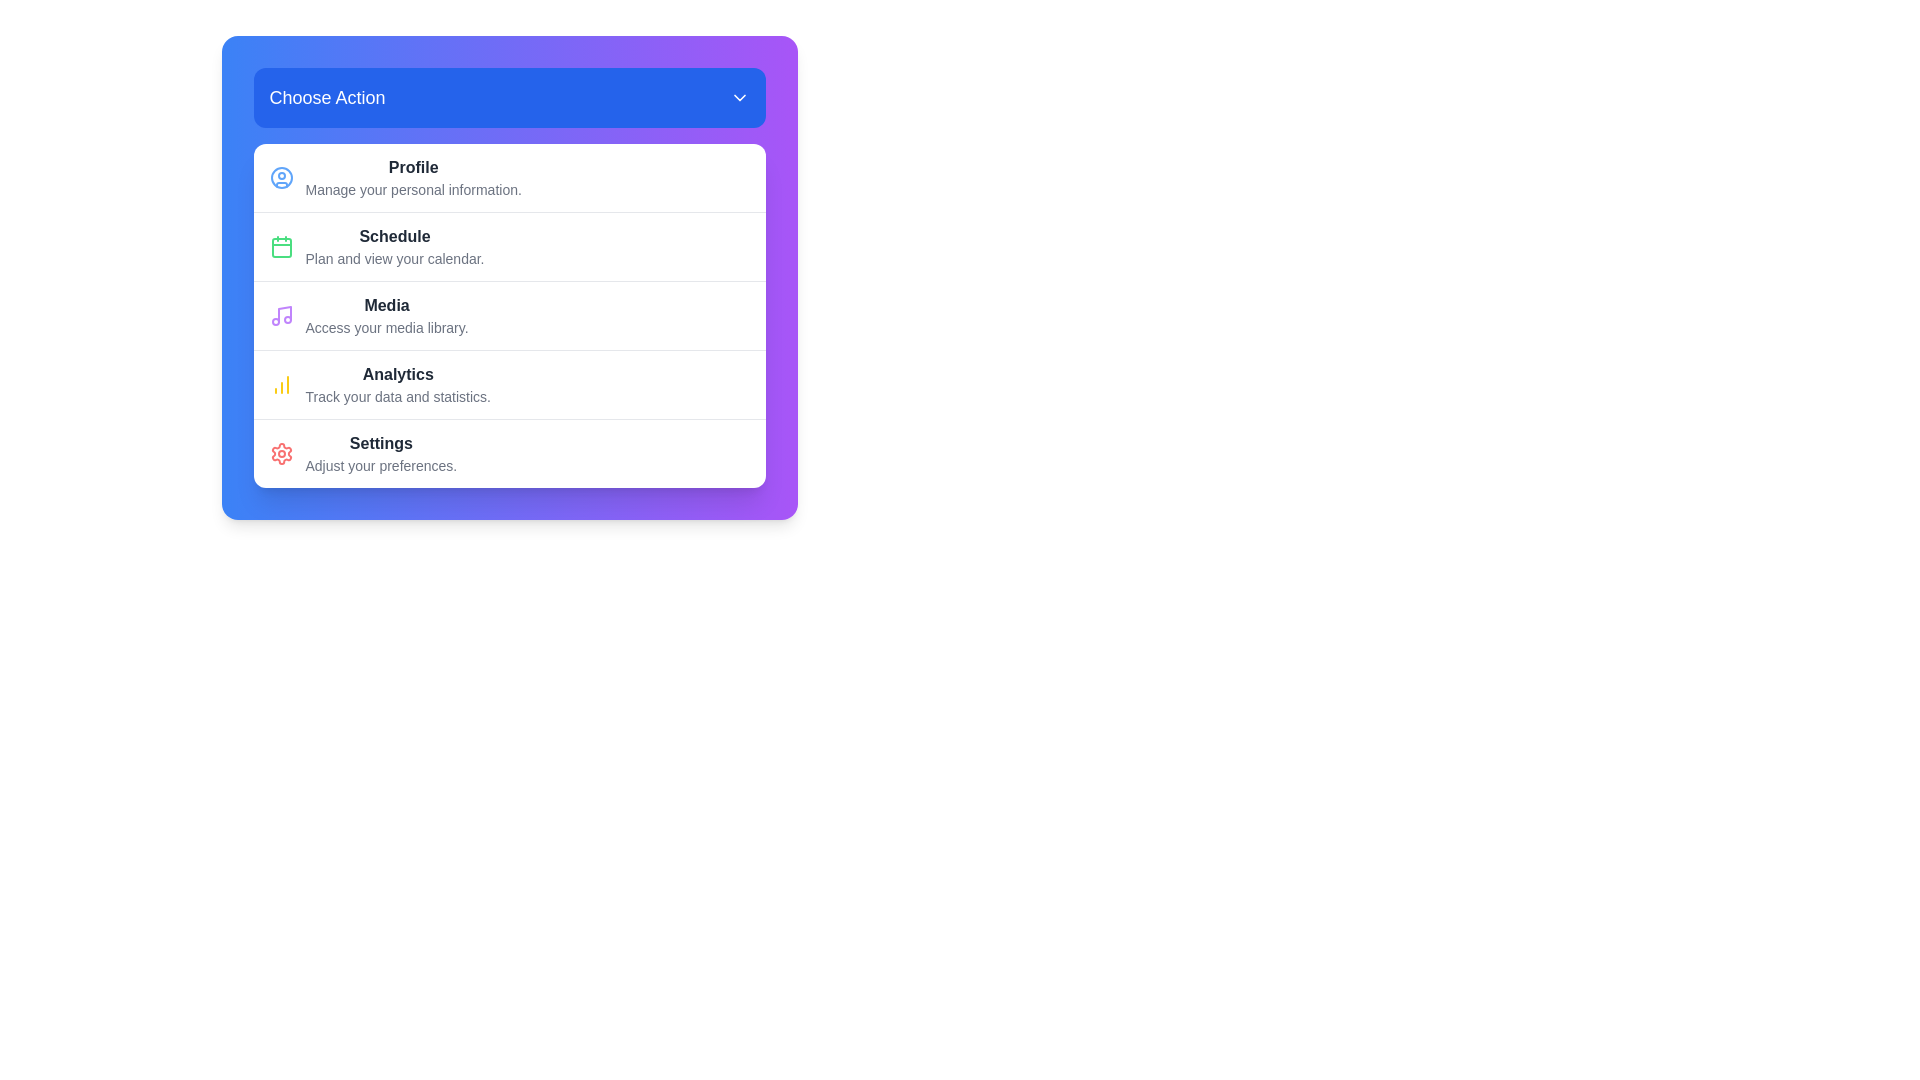 The width and height of the screenshot is (1920, 1080). I want to click on the third item in the list, which represents a navigation link, so click(509, 315).